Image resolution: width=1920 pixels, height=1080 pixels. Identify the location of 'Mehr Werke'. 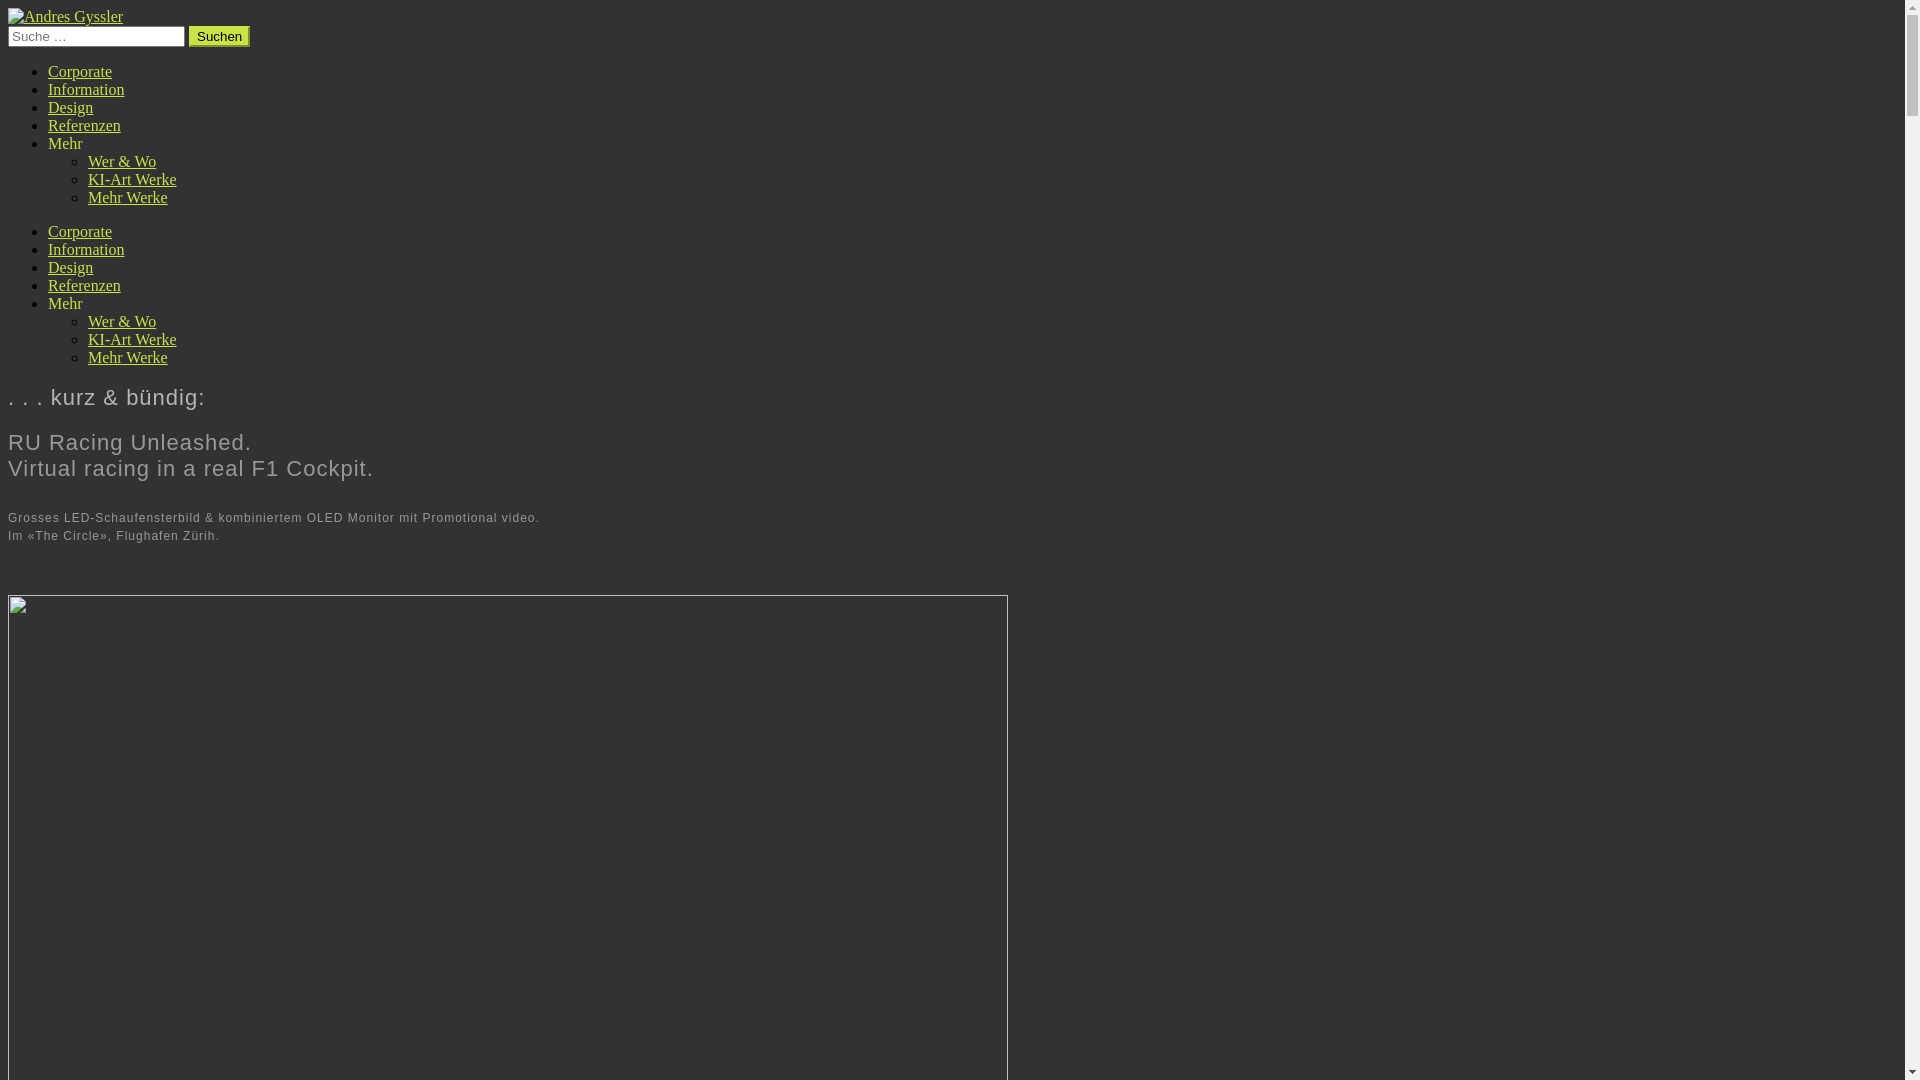
(127, 197).